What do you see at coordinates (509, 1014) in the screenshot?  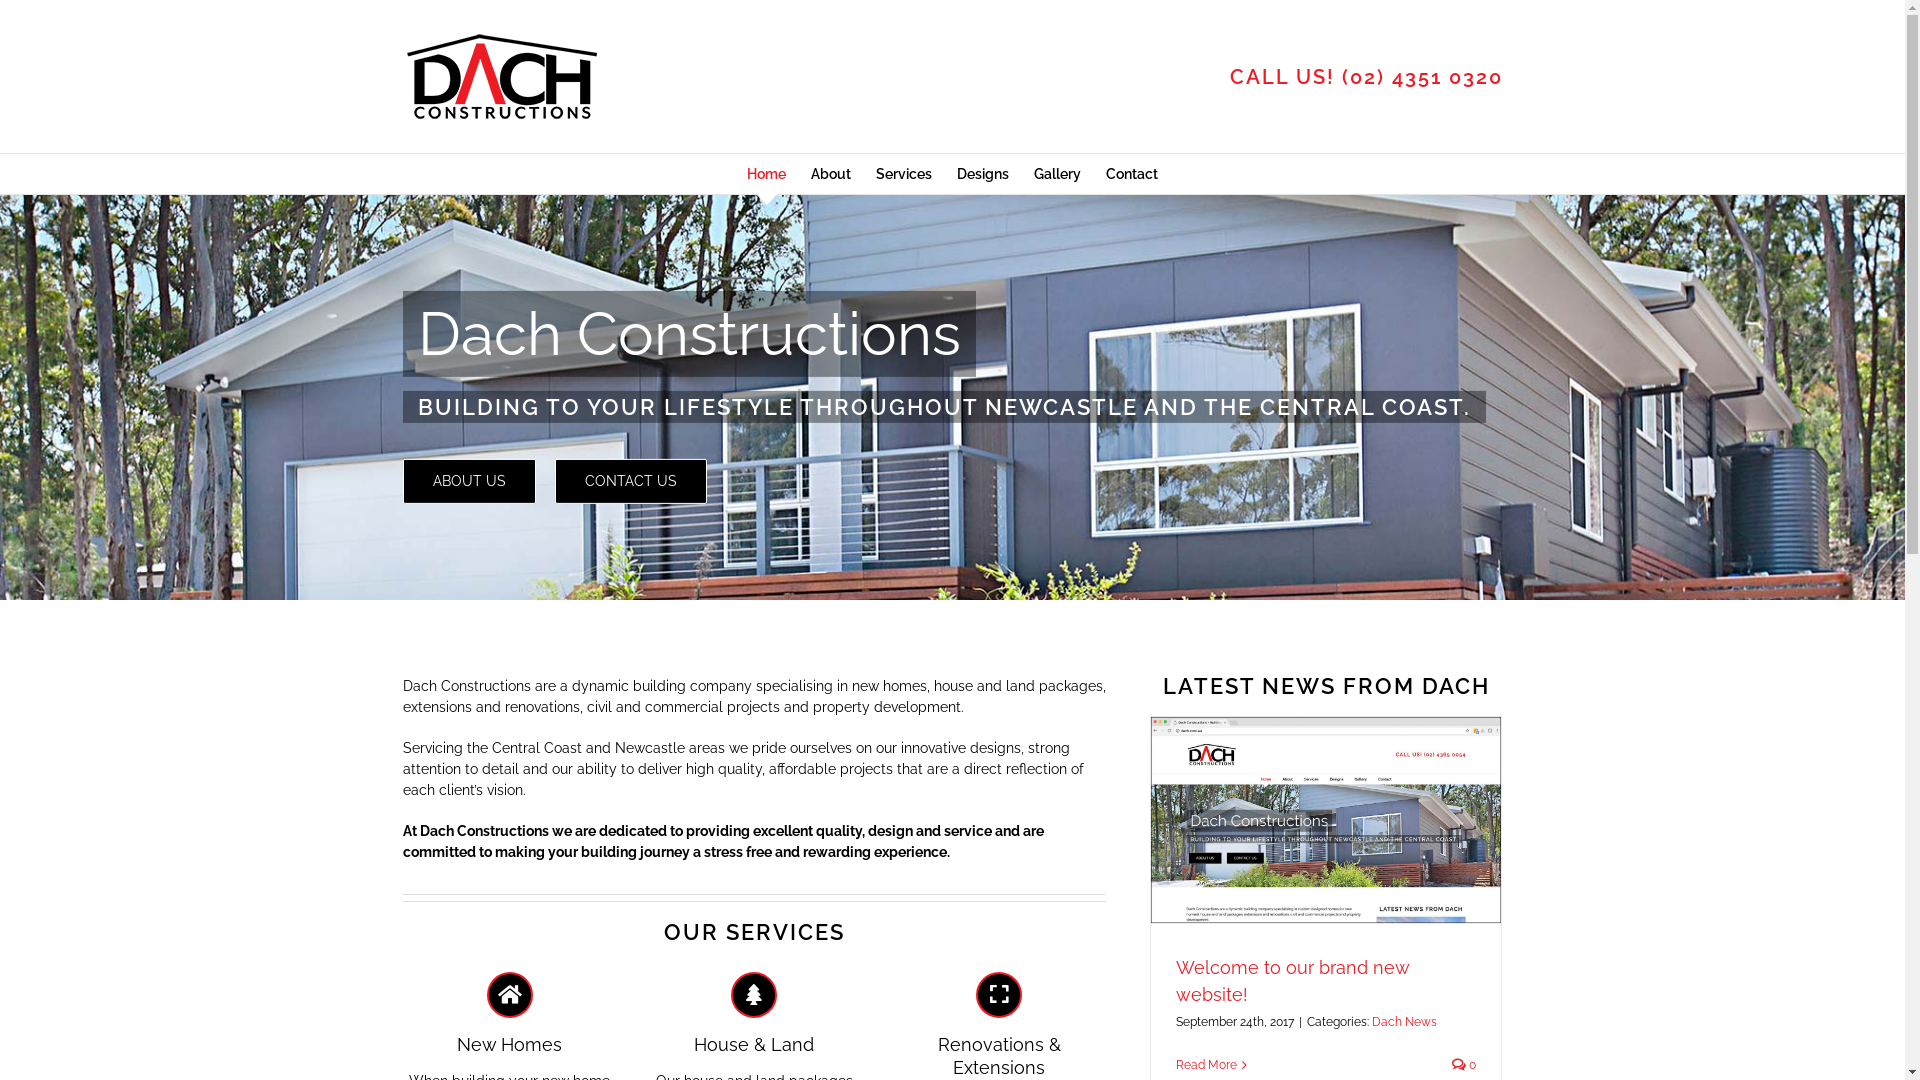 I see `'New Homes'` at bounding box center [509, 1014].